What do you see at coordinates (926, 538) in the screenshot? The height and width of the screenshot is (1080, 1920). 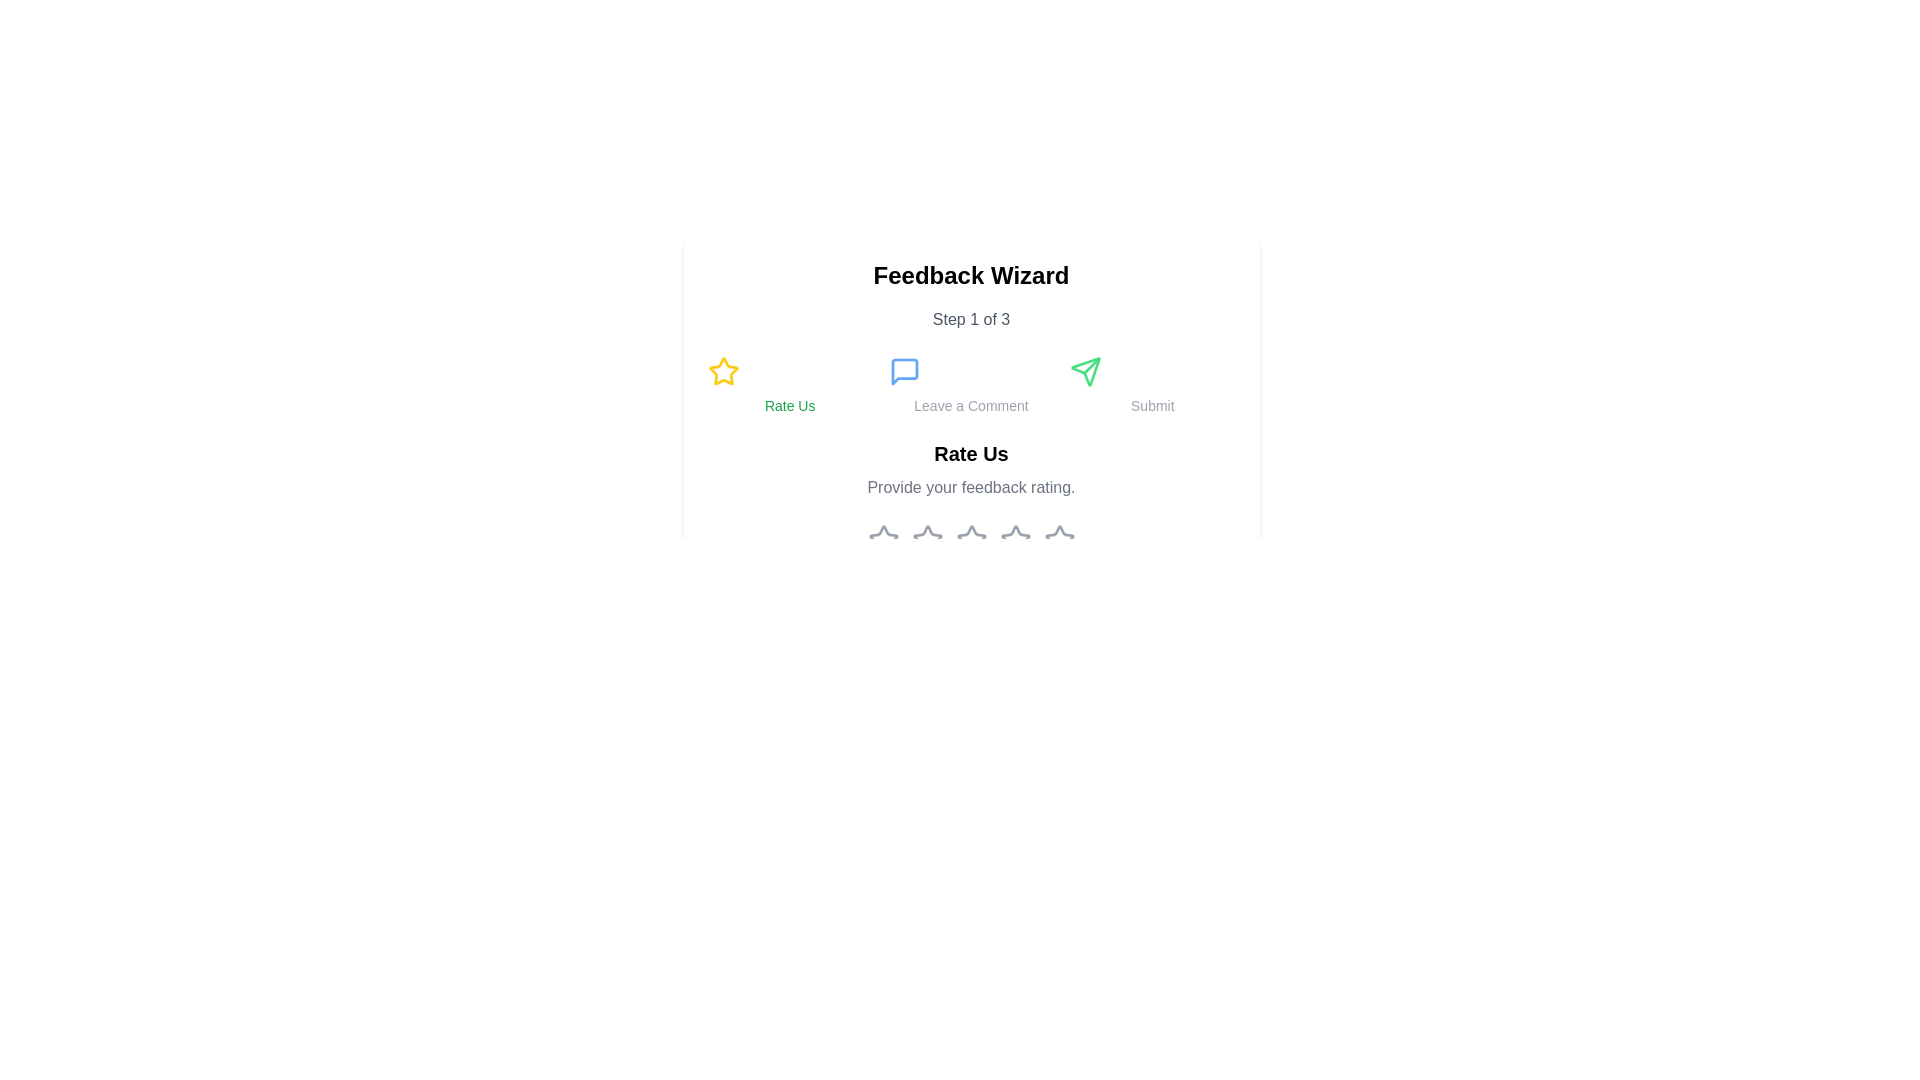 I see `the third star in the horizontal row of five stars, located directly underneath the 'Rate Us' text label` at bounding box center [926, 538].